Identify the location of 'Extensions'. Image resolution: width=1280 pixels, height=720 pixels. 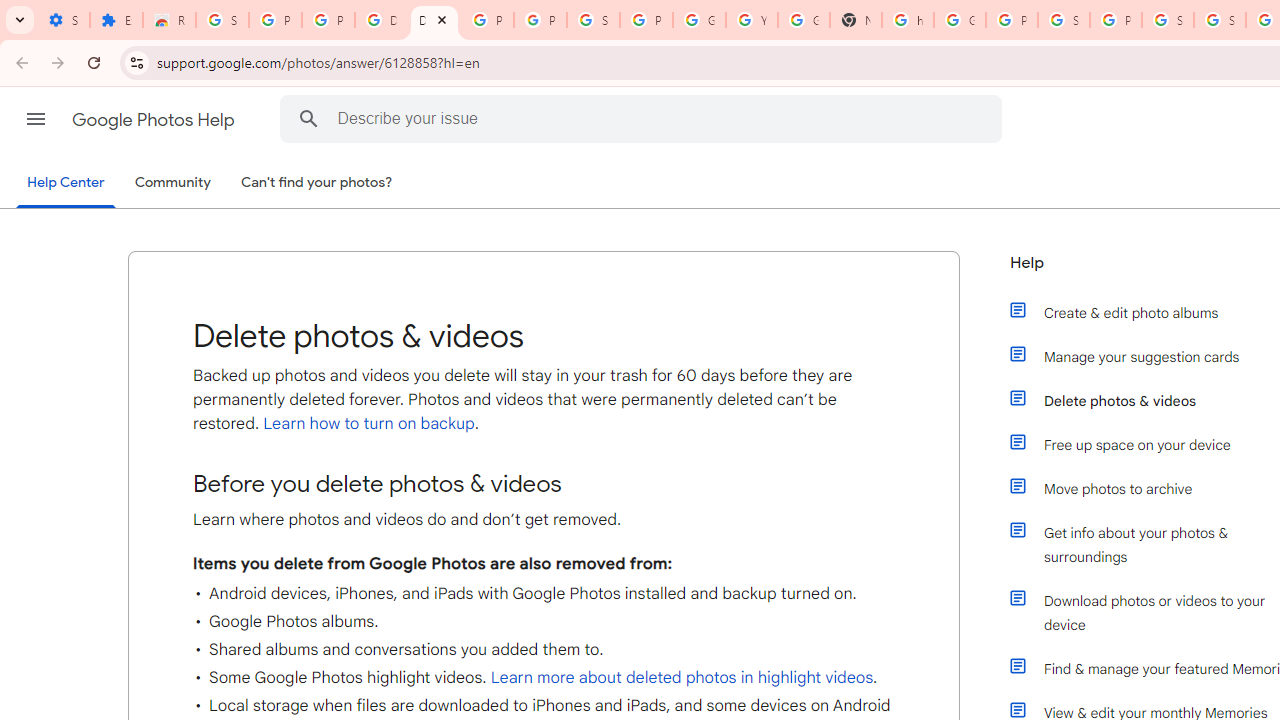
(115, 20).